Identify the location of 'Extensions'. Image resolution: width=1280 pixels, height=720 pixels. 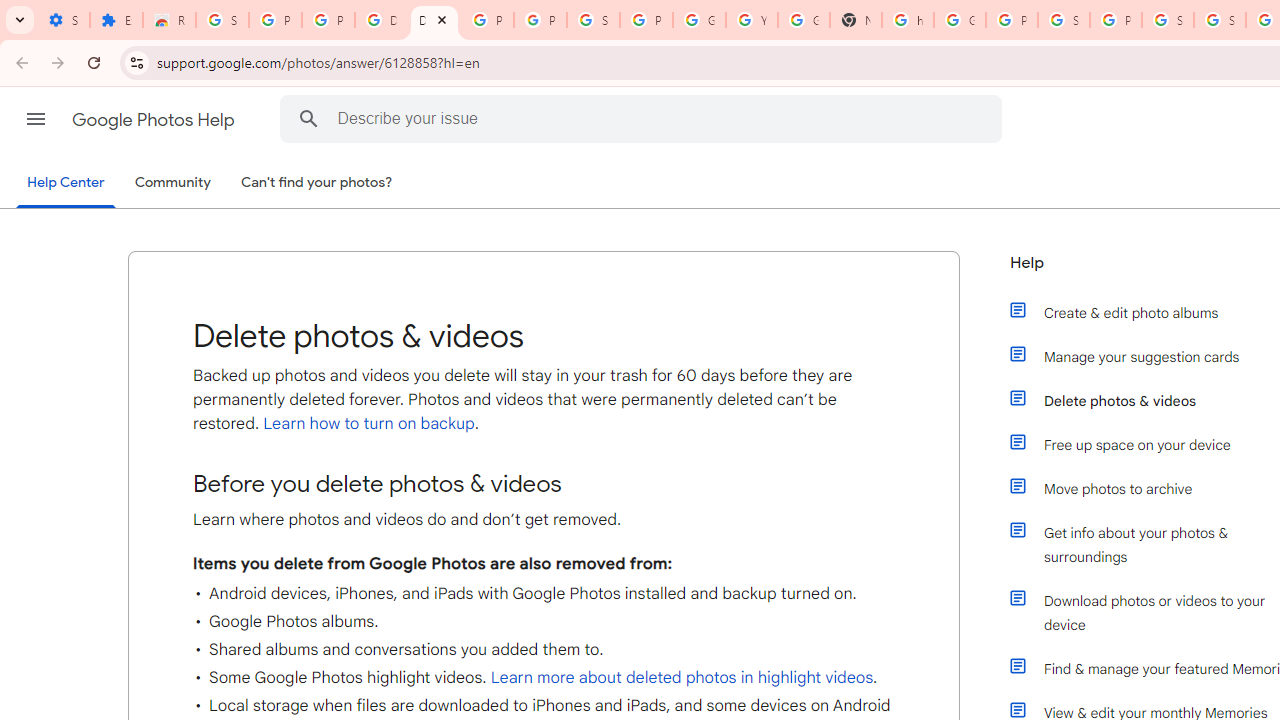
(115, 20).